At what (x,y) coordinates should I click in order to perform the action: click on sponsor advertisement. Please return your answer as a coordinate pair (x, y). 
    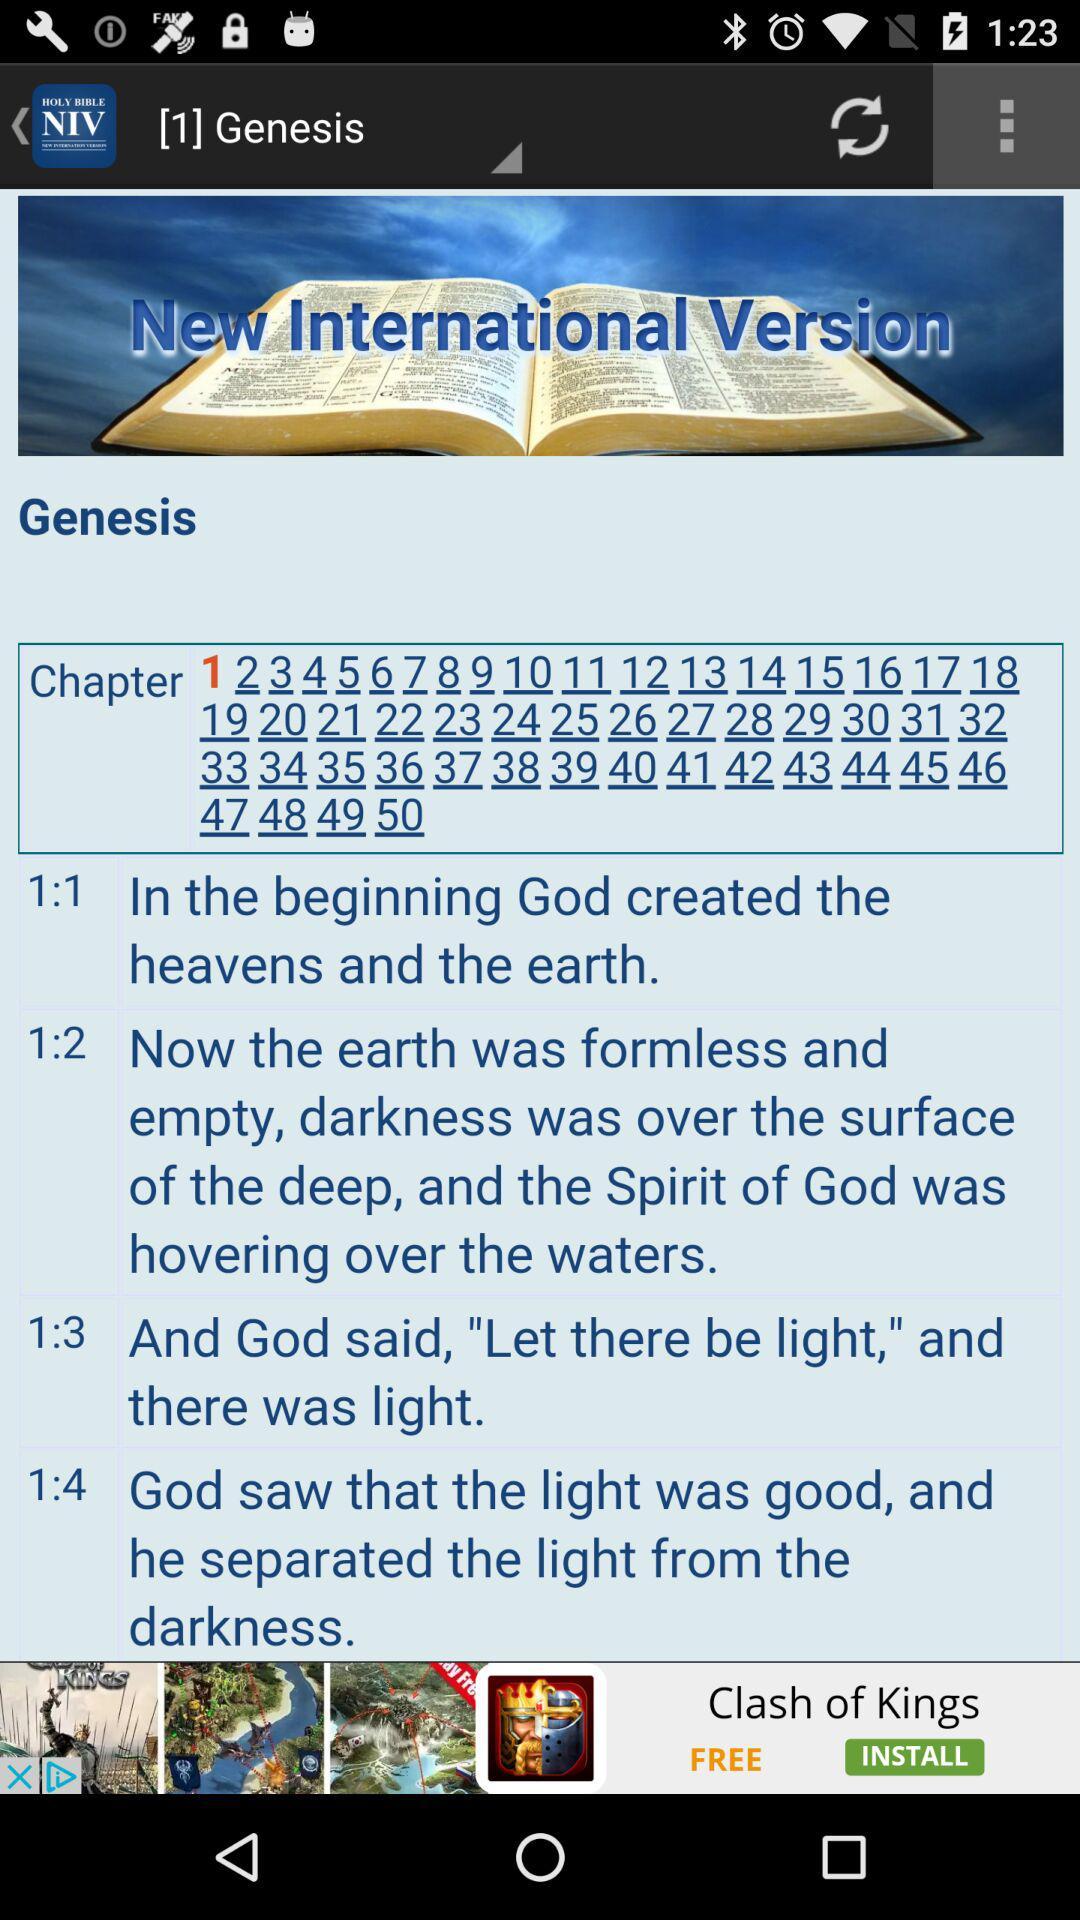
    Looking at the image, I should click on (540, 1727).